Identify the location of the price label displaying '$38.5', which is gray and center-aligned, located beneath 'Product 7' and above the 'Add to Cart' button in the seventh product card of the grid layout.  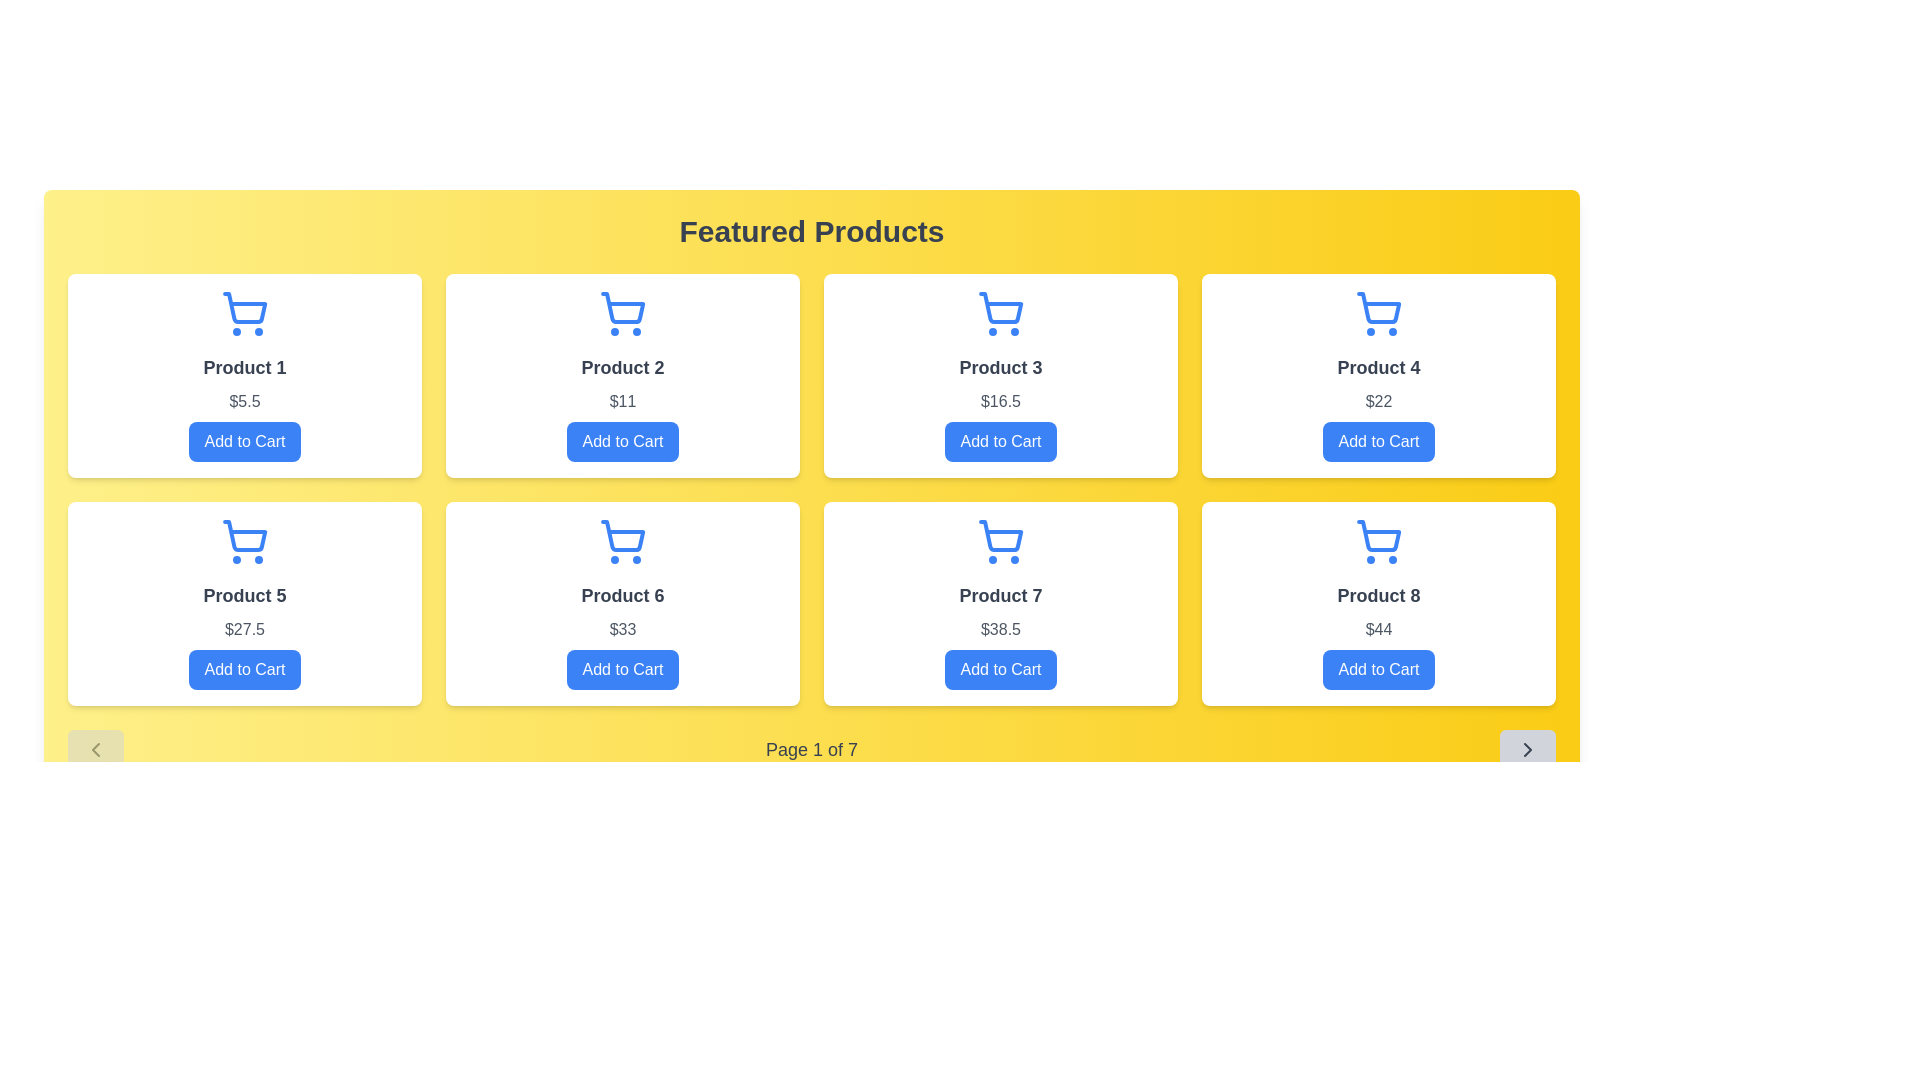
(1001, 628).